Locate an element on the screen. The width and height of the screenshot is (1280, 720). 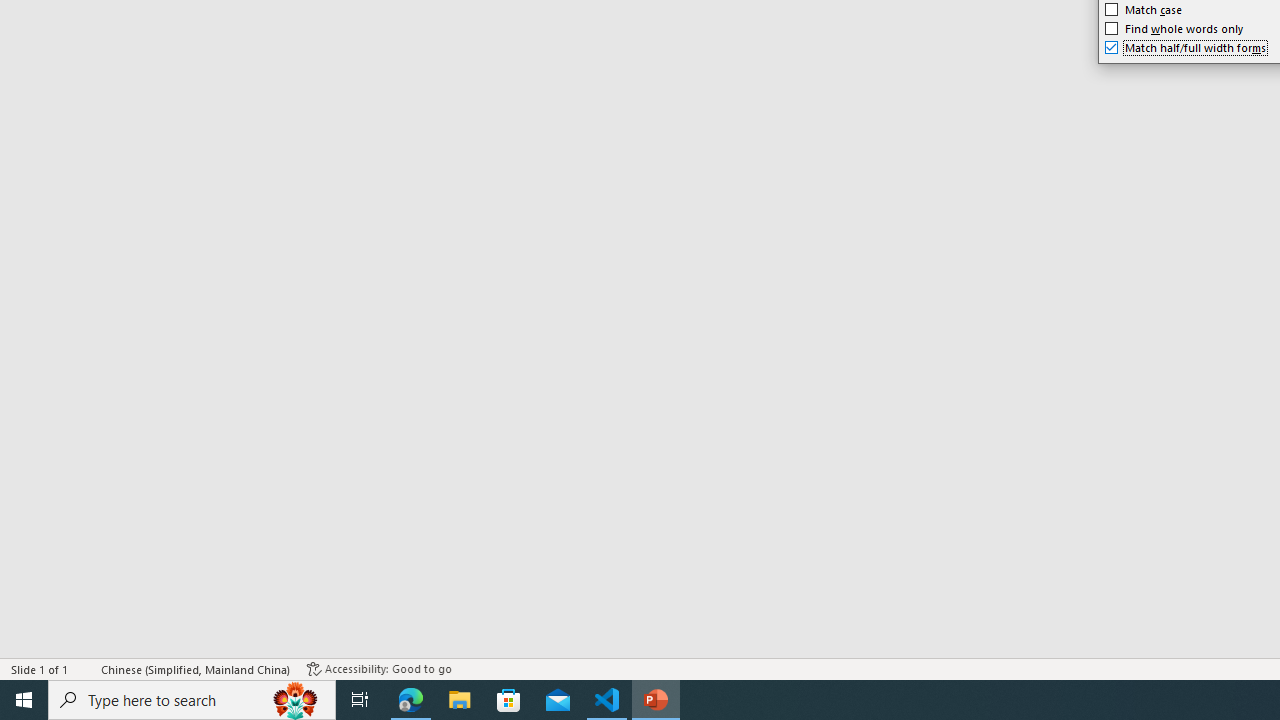
'Find whole words only' is located at coordinates (1175, 28).